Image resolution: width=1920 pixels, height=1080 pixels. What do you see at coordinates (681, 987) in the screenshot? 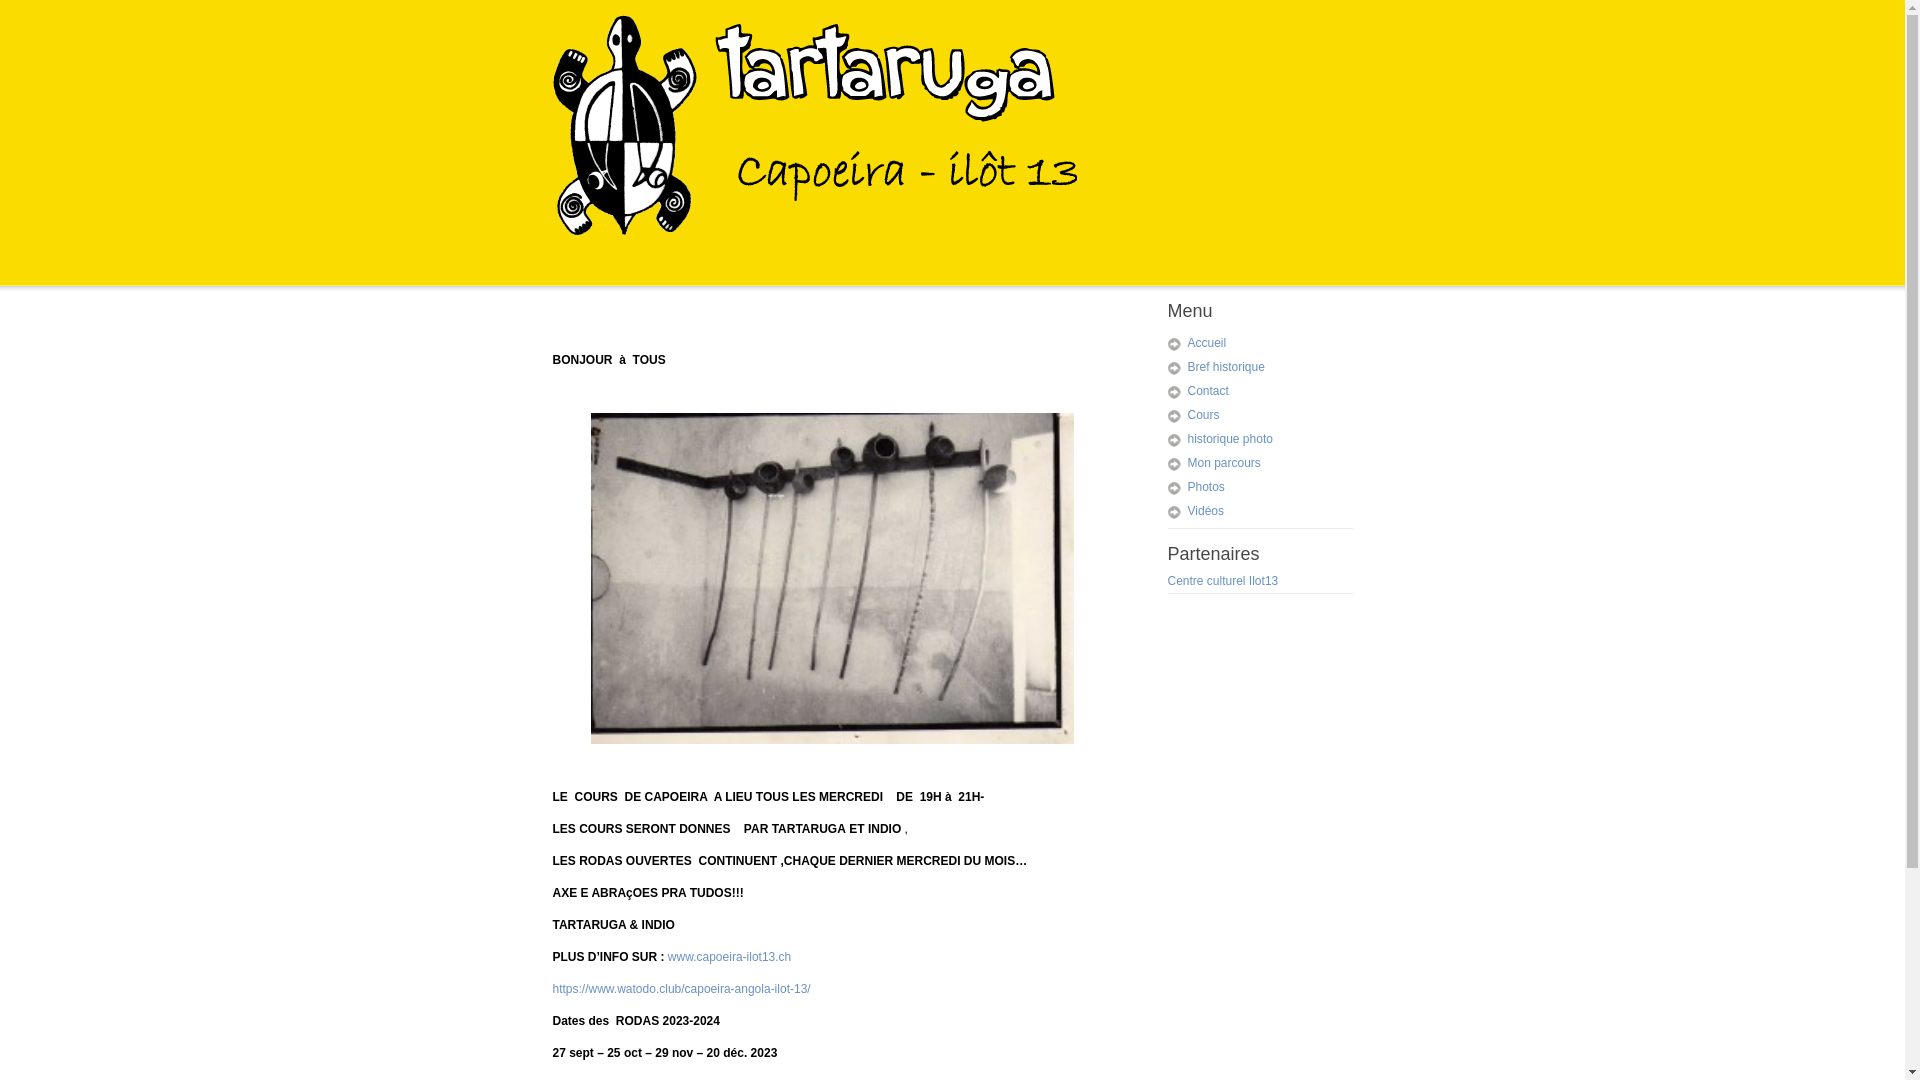
I see `'https://www.watodo.club/capoeira-angola-ilot-13/'` at bounding box center [681, 987].